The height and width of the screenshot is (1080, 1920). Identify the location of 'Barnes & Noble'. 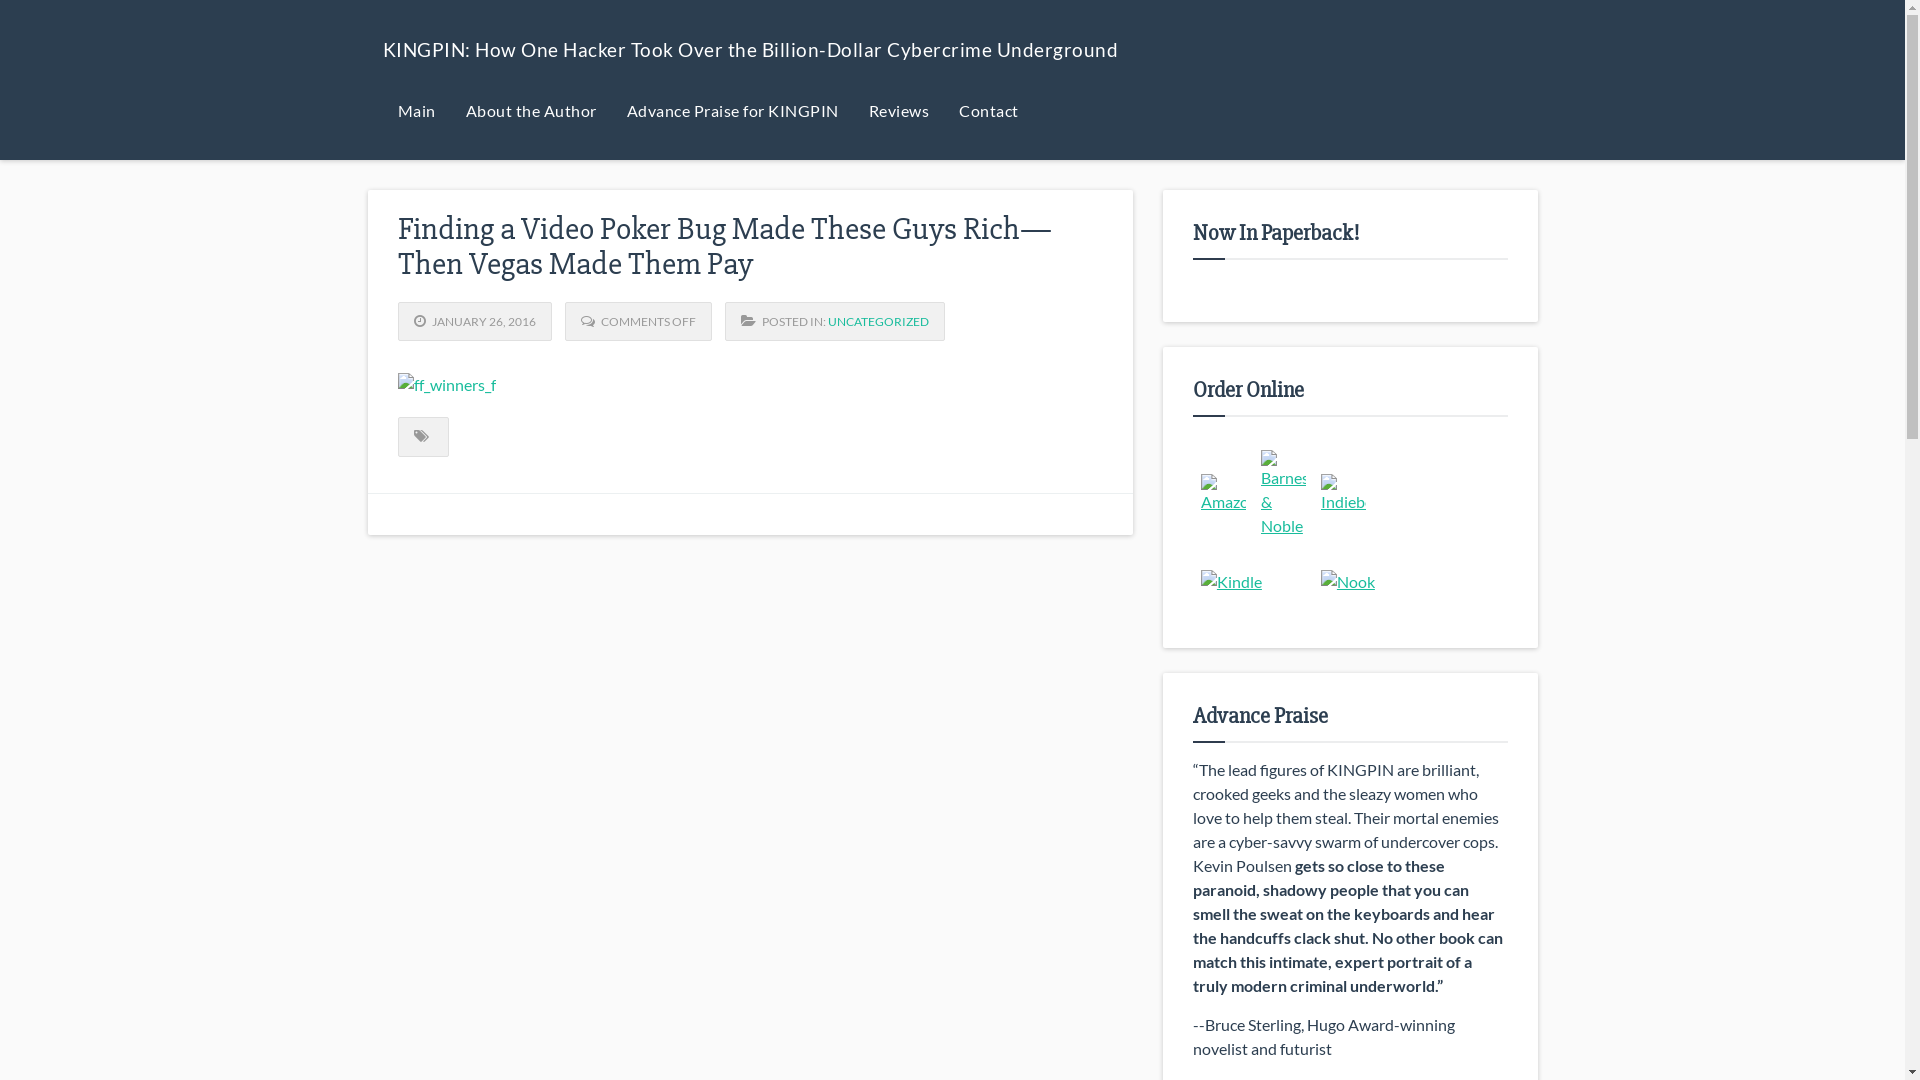
(1283, 493).